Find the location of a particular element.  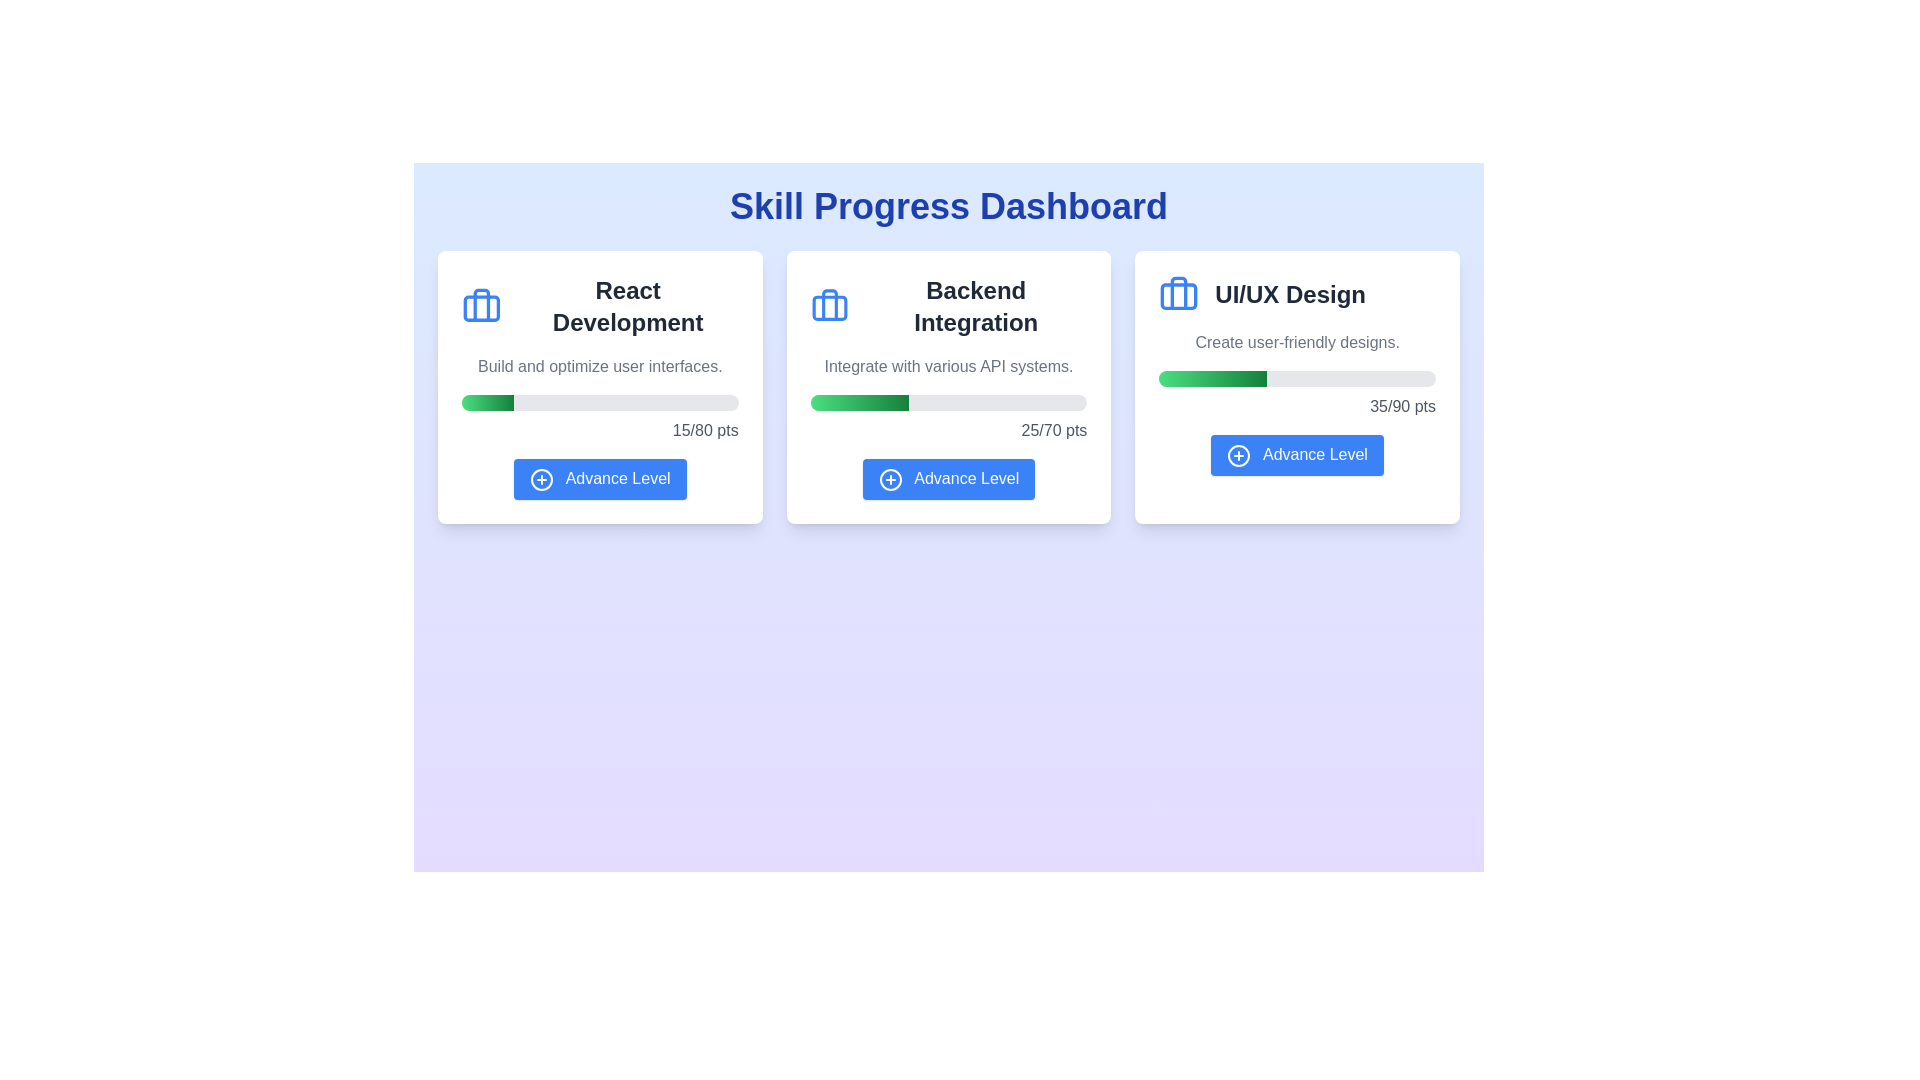

text 'React Development' which is displayed in bold within a white rounded rectangular card, positioned in the first column of a three-column layout is located at coordinates (599, 307).